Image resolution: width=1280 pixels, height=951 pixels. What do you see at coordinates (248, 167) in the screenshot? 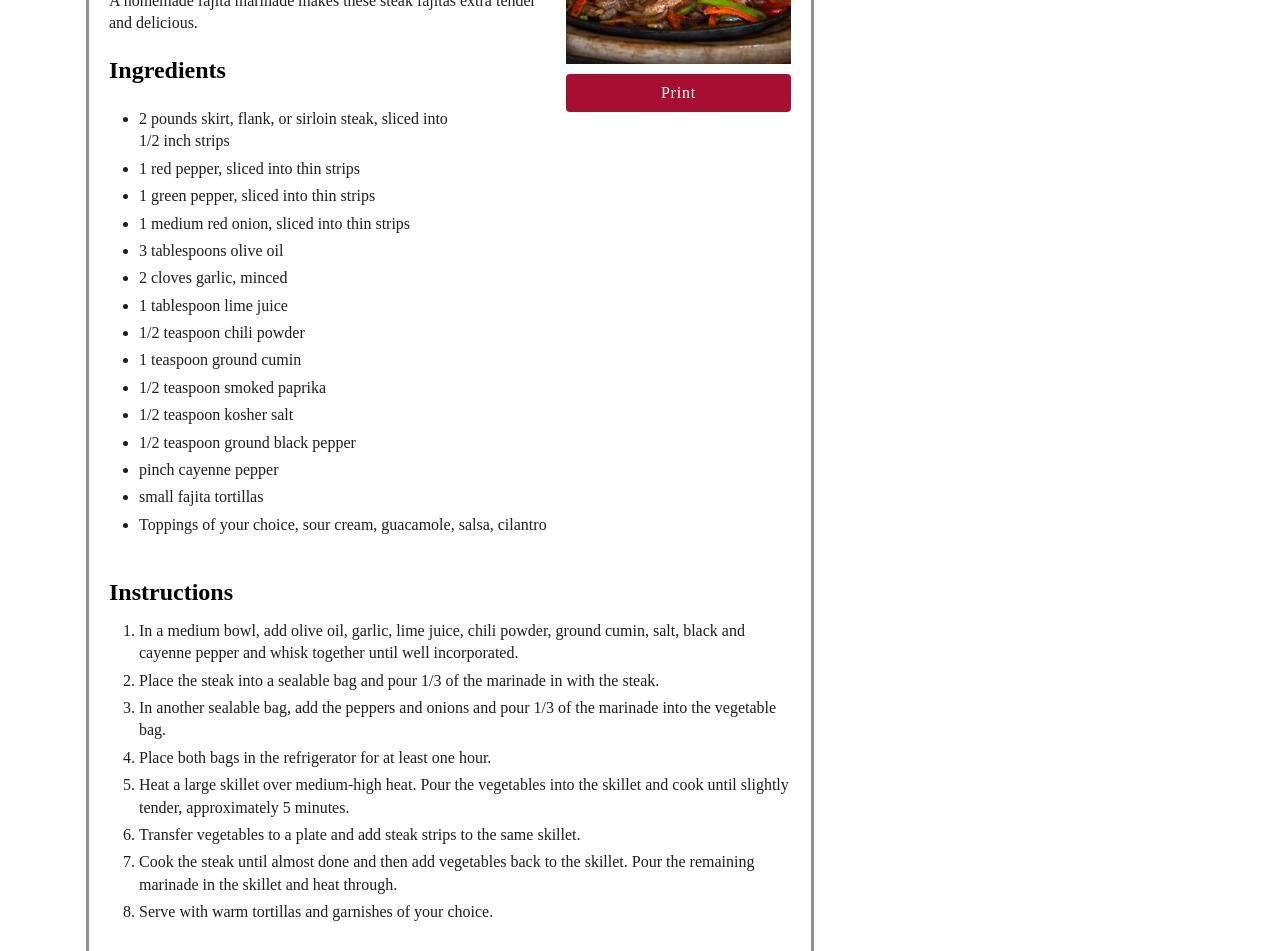
I see `'1 red pepper, sliced into thin strips'` at bounding box center [248, 167].